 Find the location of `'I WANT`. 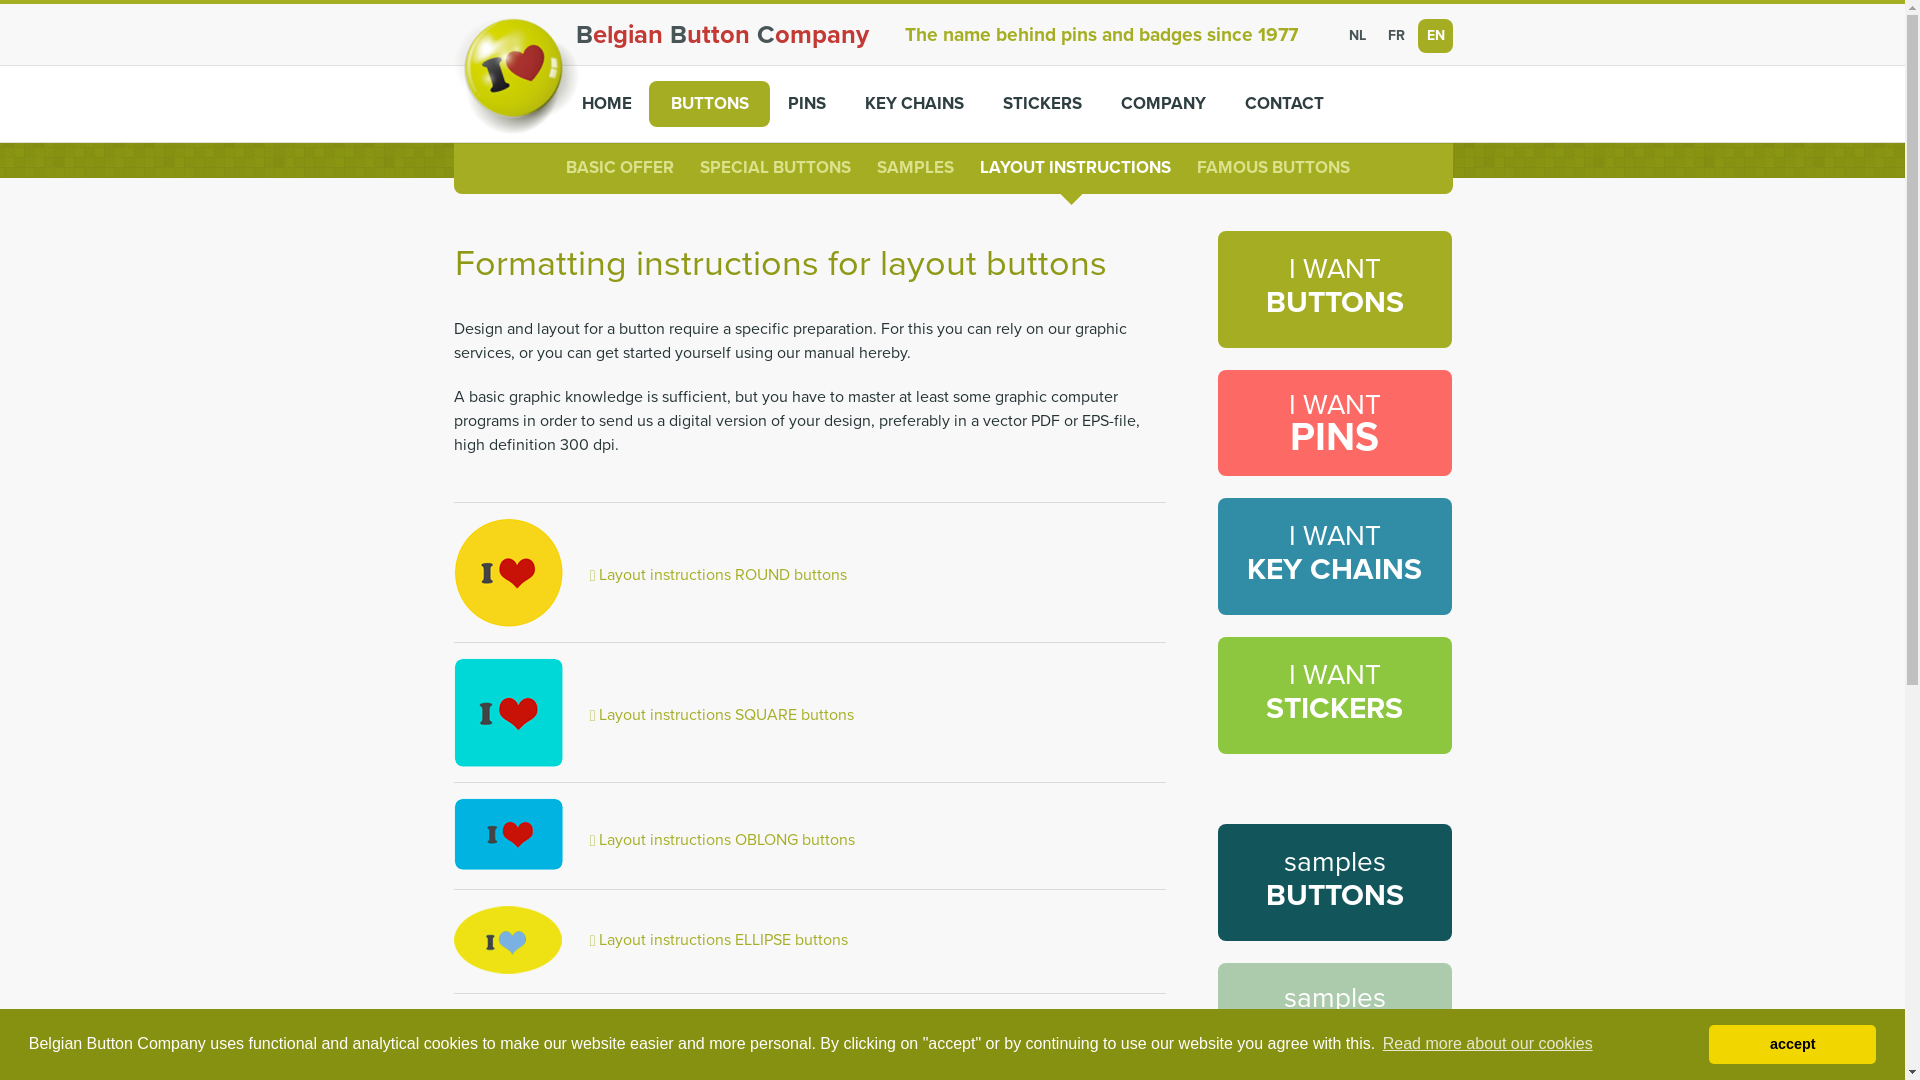

'I WANT is located at coordinates (1334, 422).